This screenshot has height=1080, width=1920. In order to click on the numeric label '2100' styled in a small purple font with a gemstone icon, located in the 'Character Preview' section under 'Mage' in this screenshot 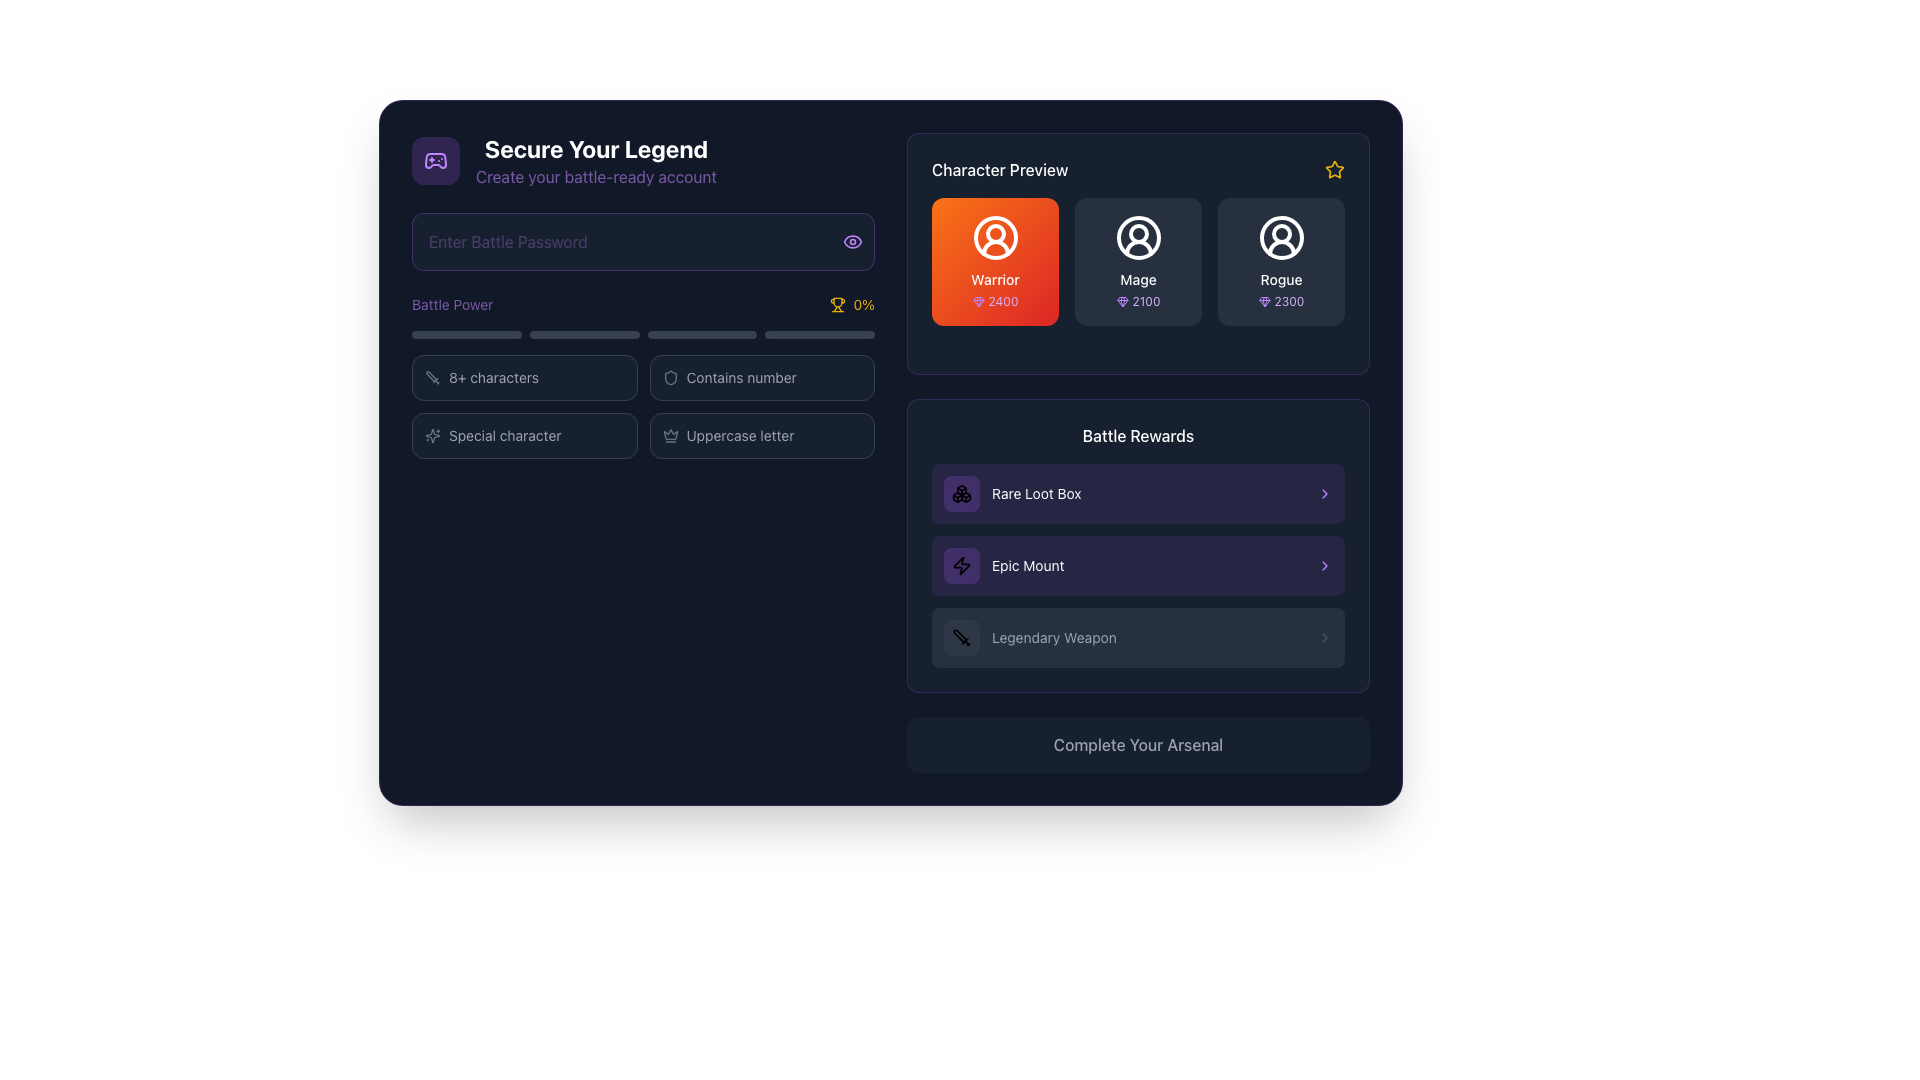, I will do `click(1138, 301)`.